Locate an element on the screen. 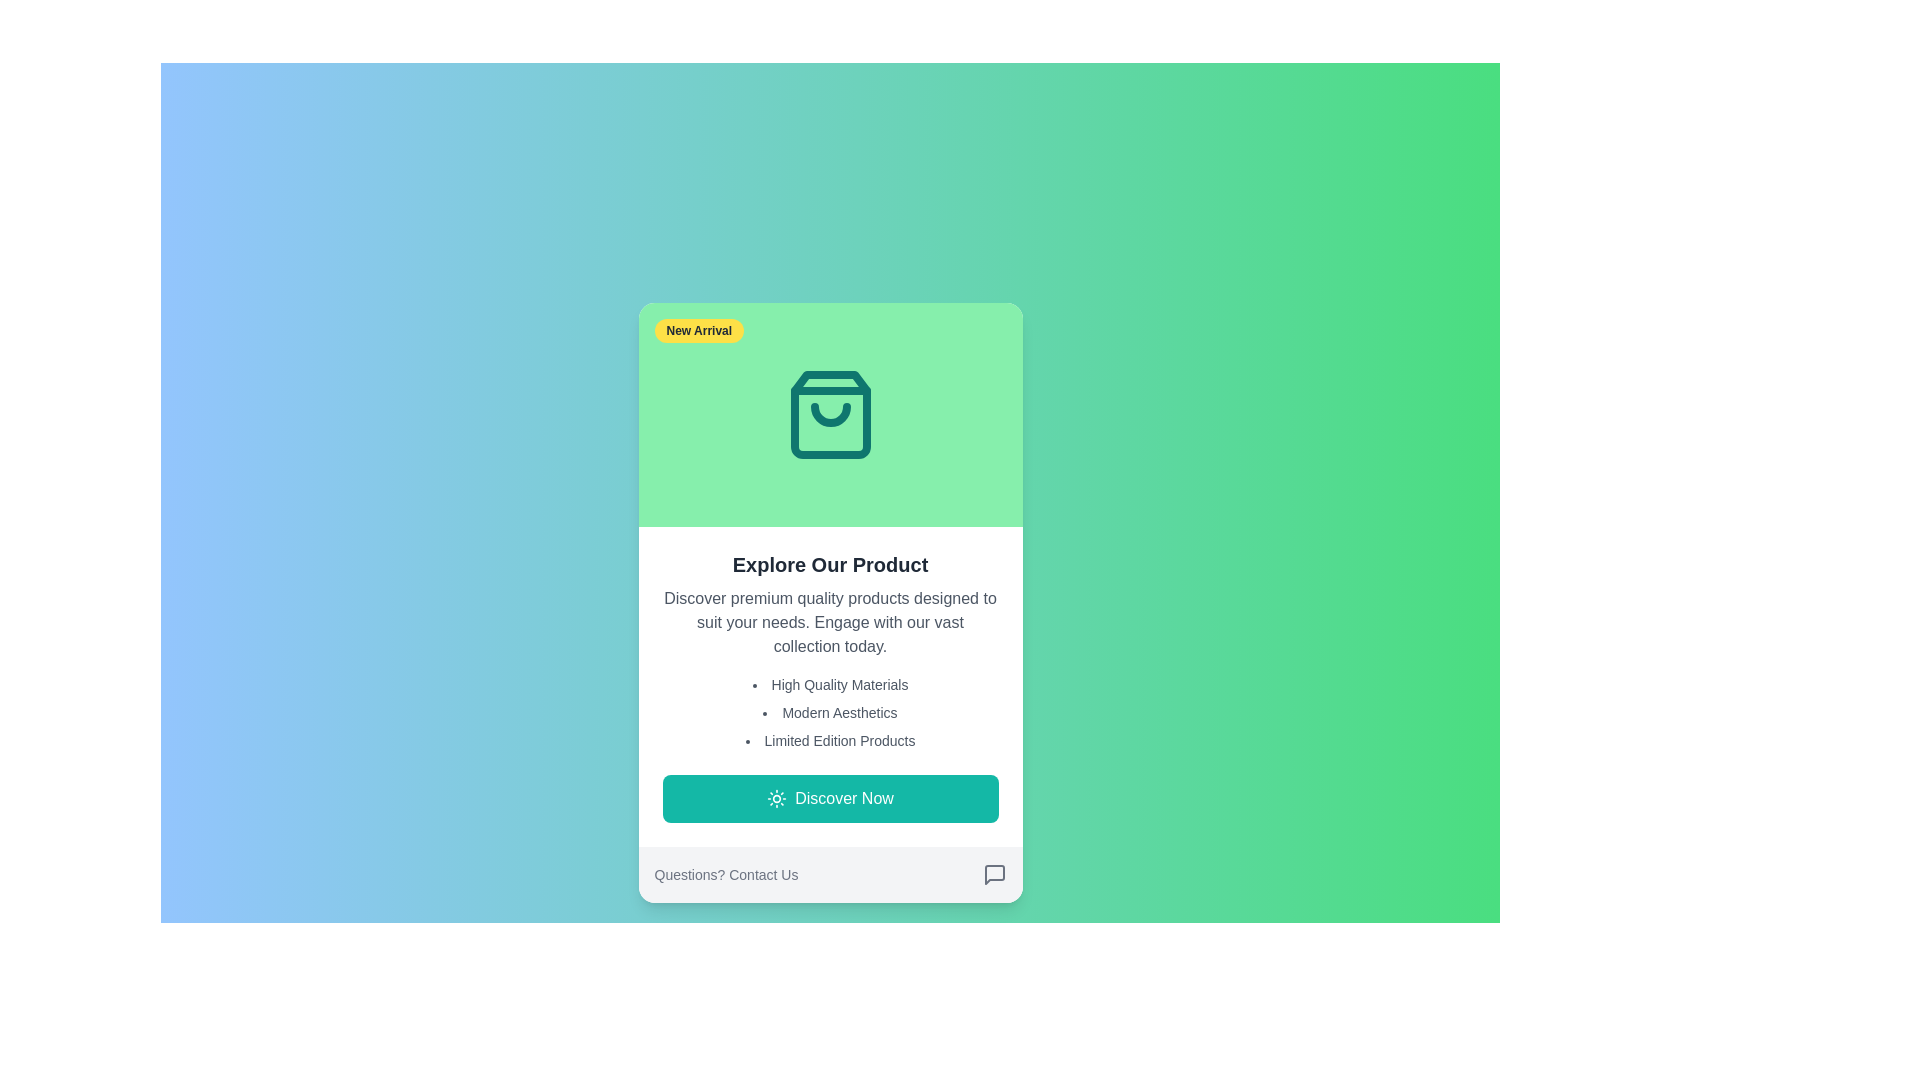 This screenshot has height=1080, width=1920. text label 'Discover Now' which is styled with a white font against a teal background, located at the center of the button within the card layout is located at coordinates (844, 797).